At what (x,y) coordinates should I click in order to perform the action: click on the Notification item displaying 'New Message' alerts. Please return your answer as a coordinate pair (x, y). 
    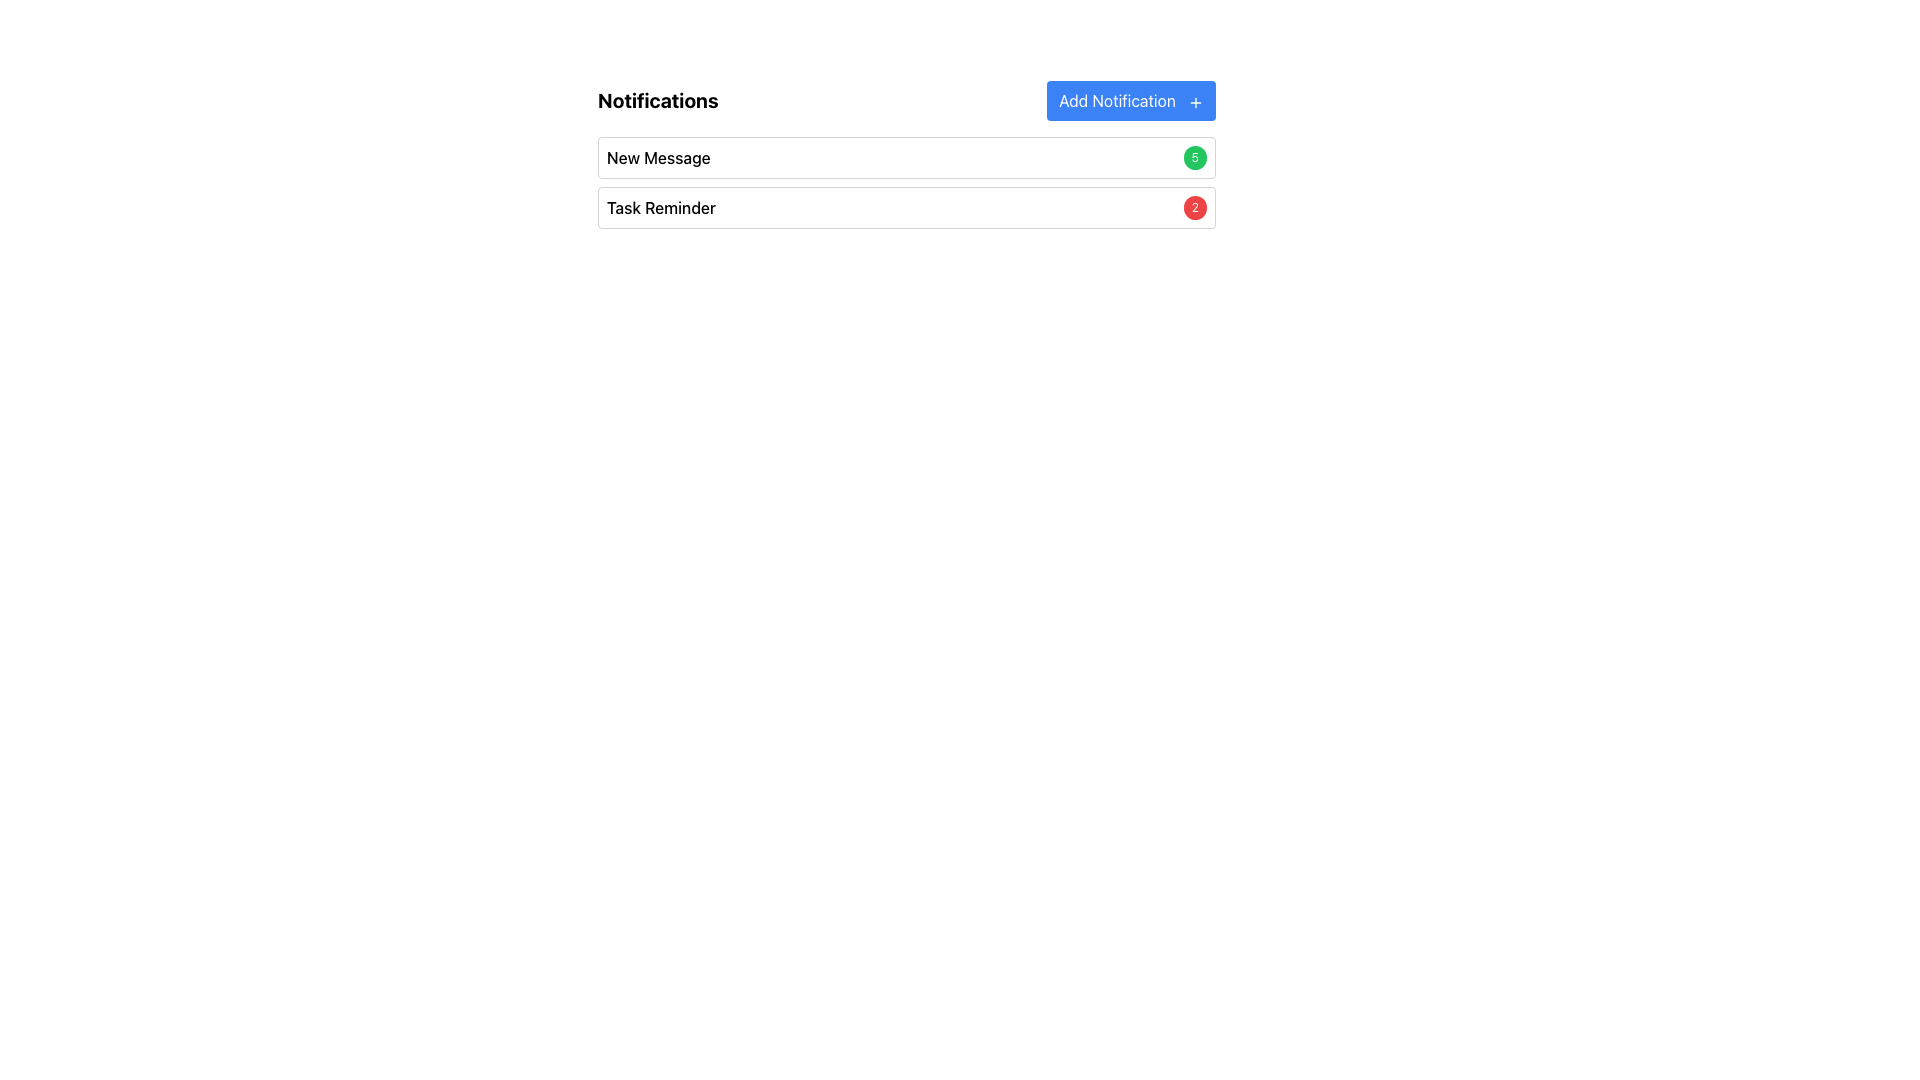
    Looking at the image, I should click on (906, 157).